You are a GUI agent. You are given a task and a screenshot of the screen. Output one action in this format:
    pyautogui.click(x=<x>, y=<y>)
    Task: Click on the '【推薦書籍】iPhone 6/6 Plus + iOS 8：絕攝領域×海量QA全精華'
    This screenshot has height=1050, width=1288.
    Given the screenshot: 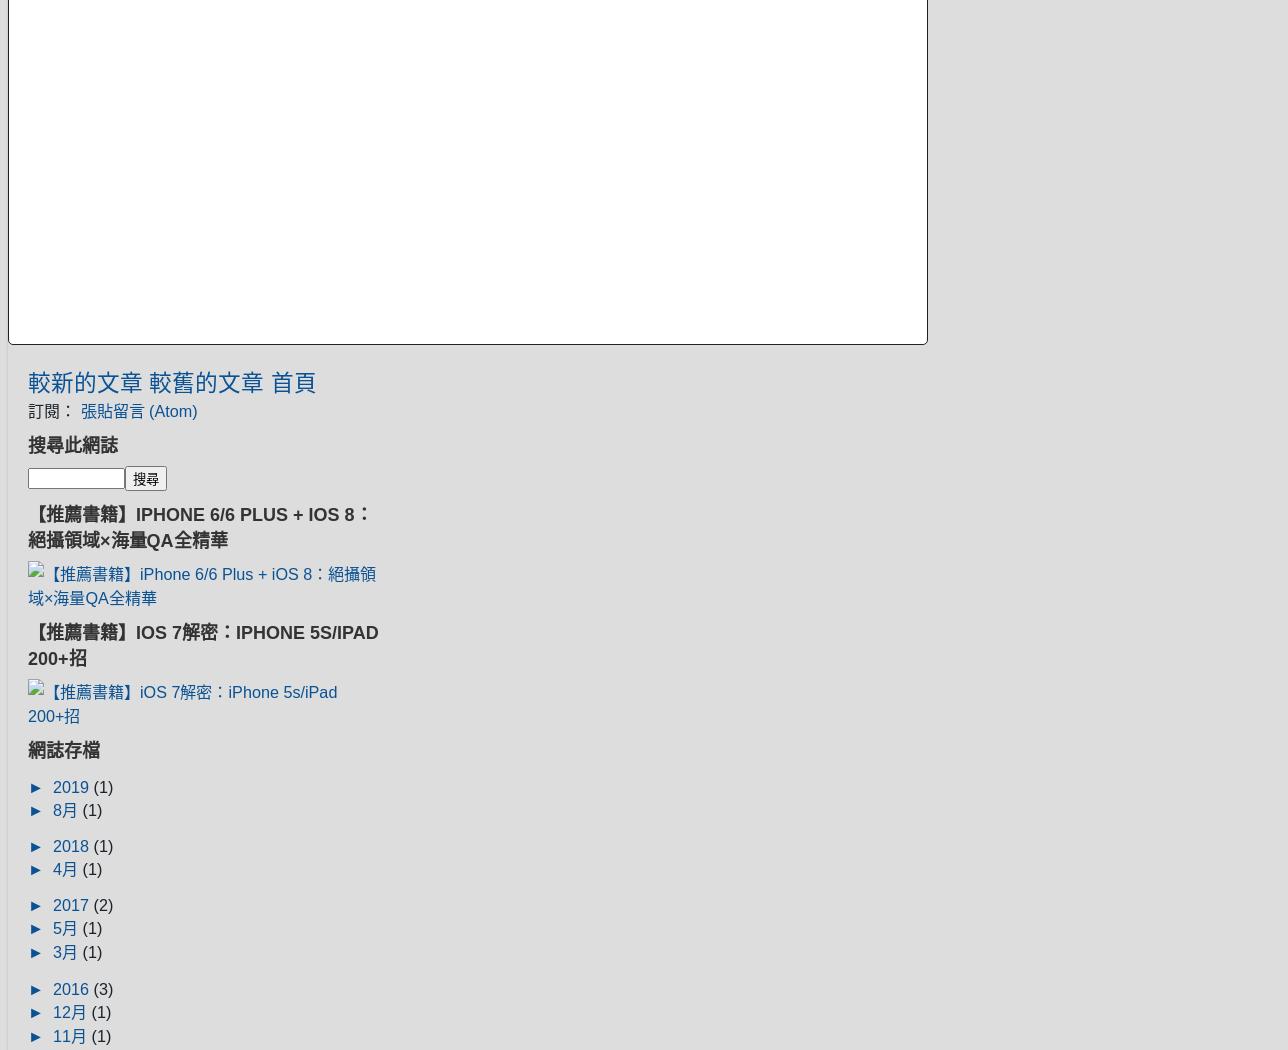 What is the action you would take?
    pyautogui.click(x=199, y=526)
    